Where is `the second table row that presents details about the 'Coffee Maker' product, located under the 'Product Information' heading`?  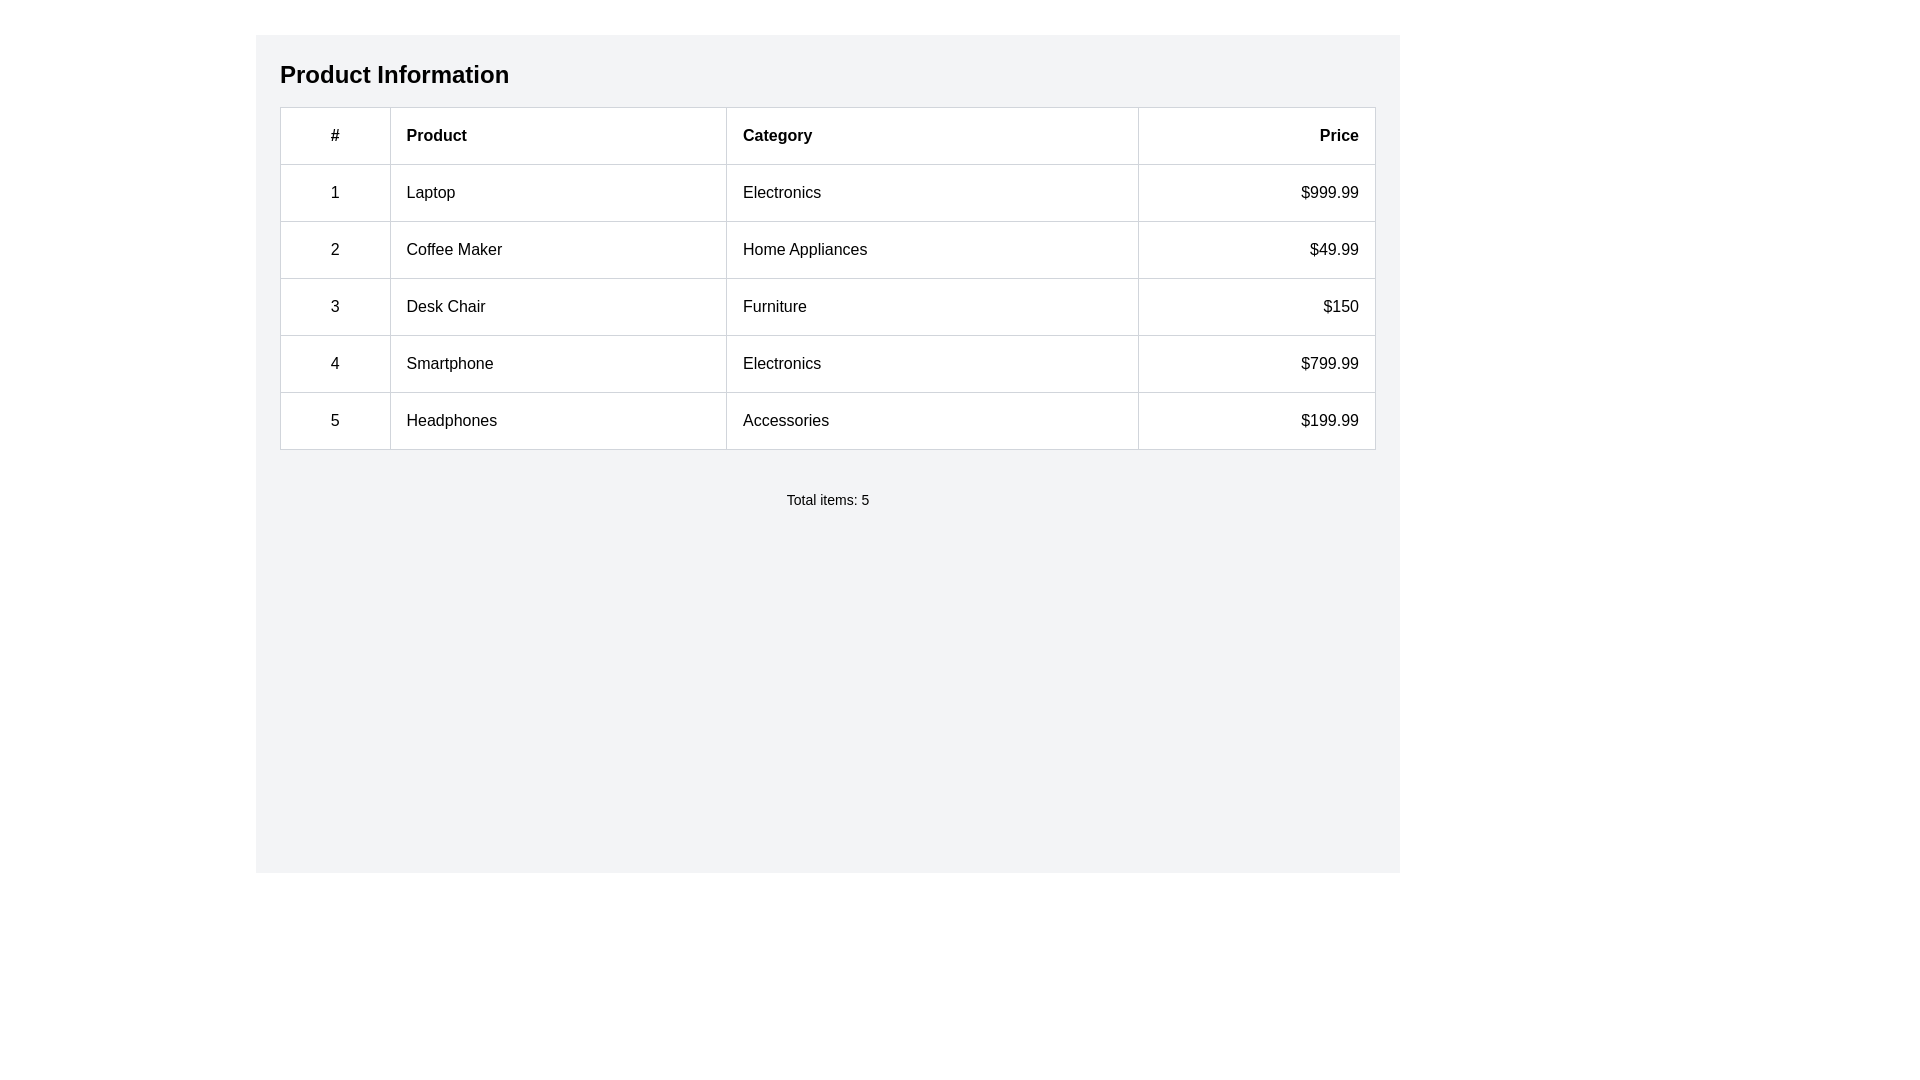
the second table row that presents details about the 'Coffee Maker' product, located under the 'Product Information' heading is located at coordinates (828, 249).